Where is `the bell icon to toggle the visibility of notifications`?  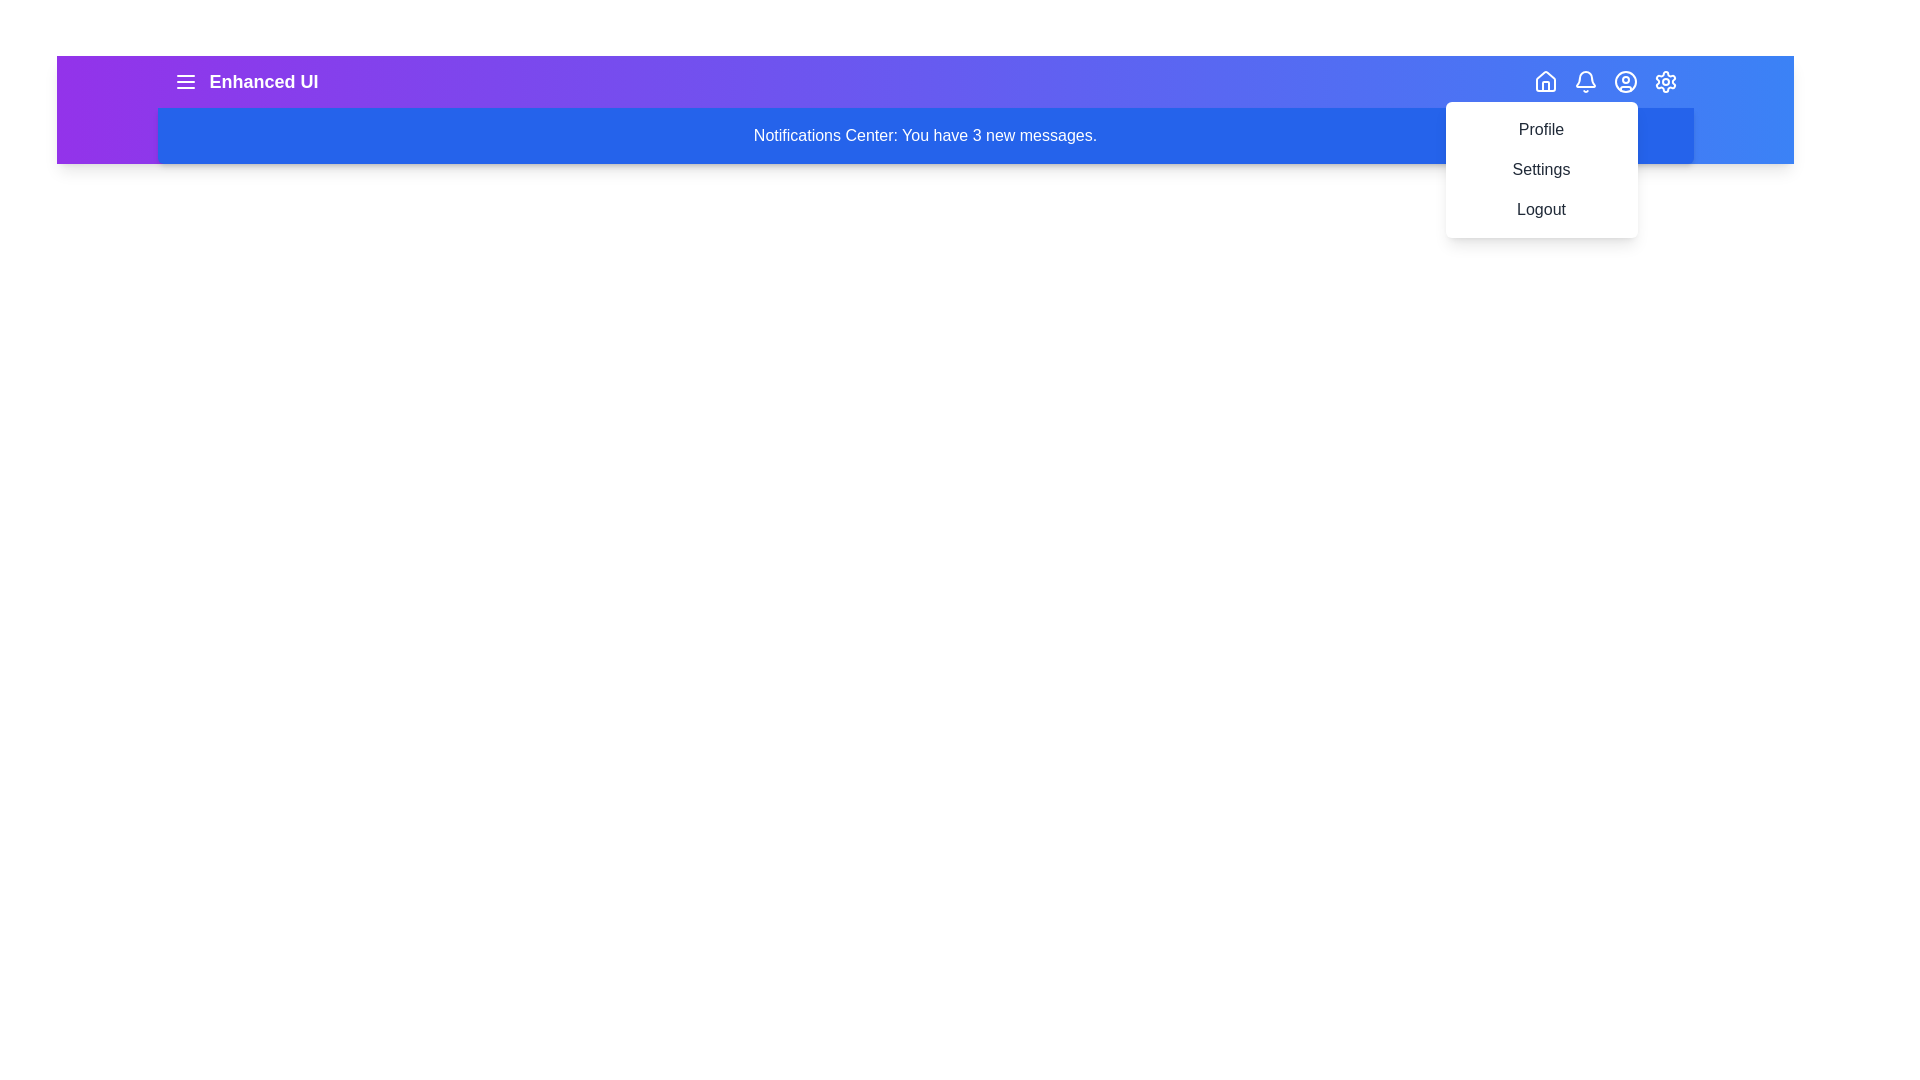
the bell icon to toggle the visibility of notifications is located at coordinates (1584, 80).